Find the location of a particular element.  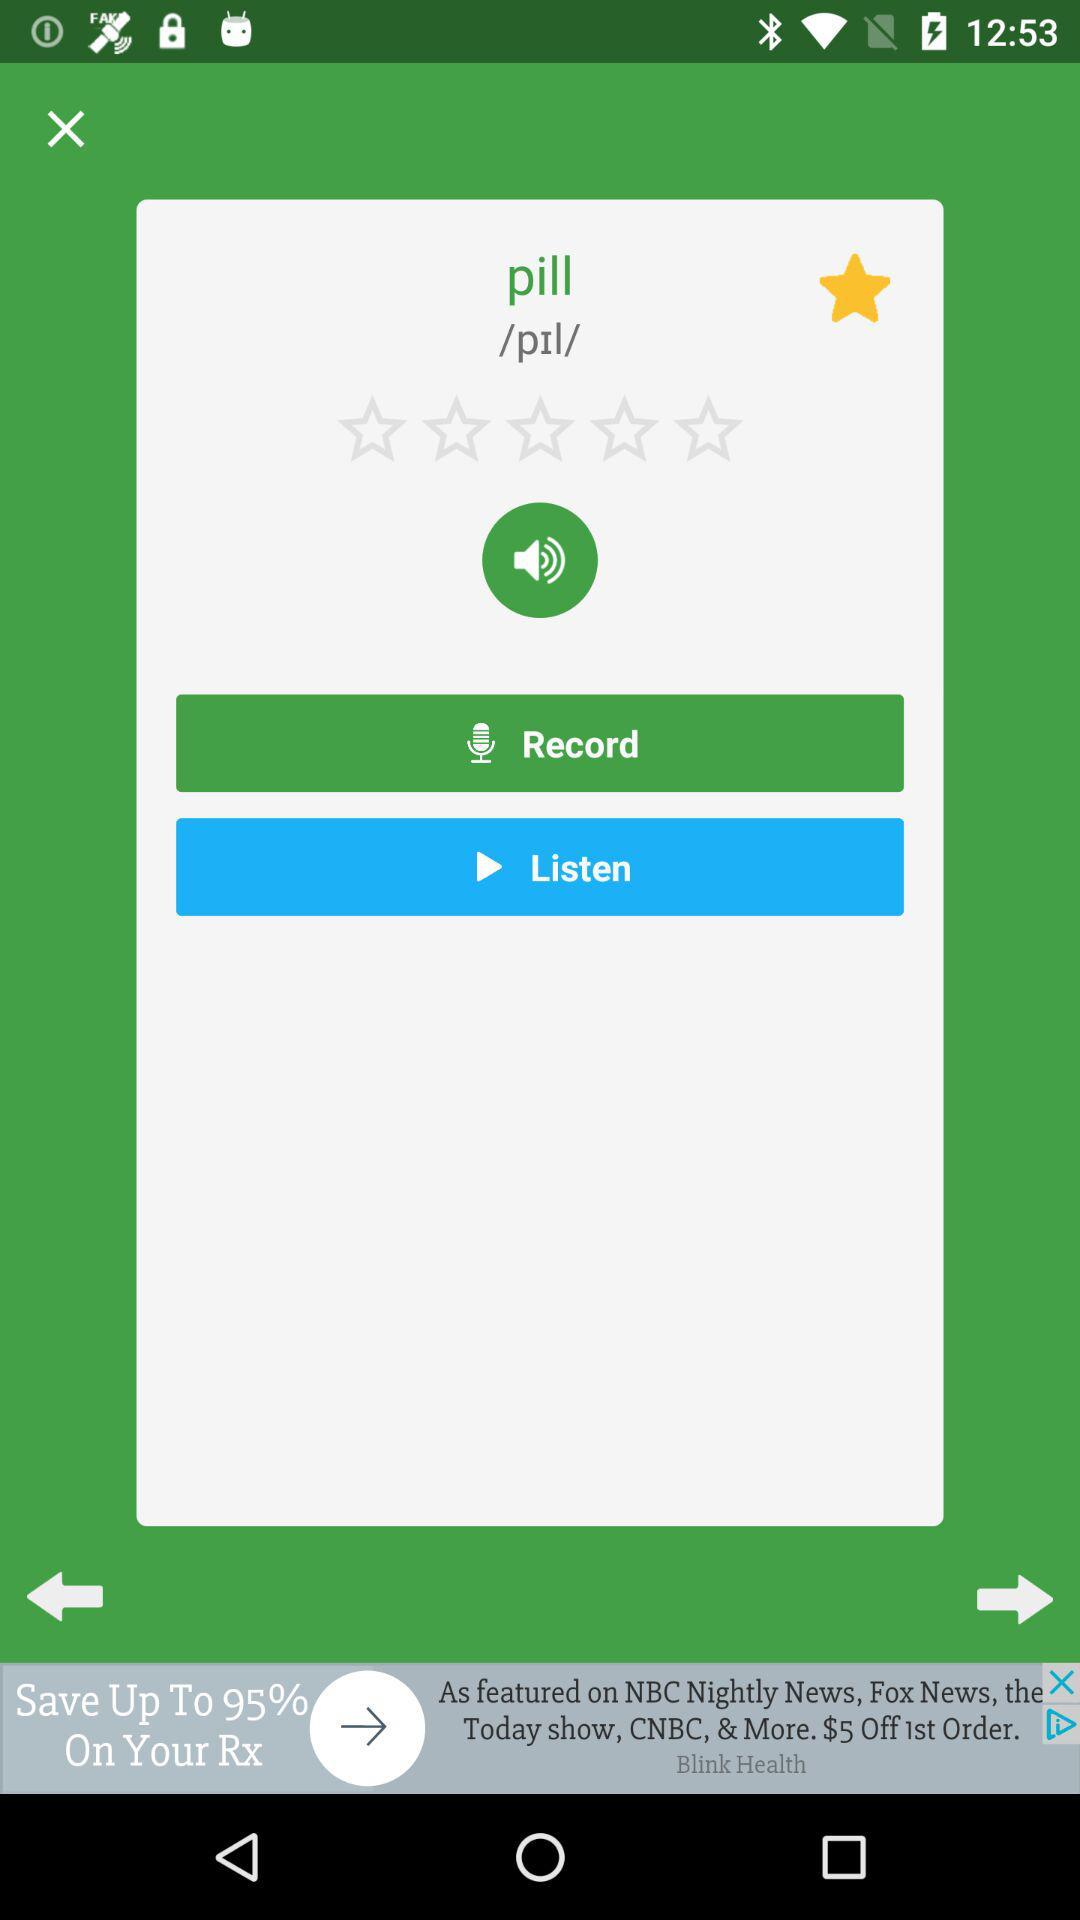

the arrow_backward icon is located at coordinates (80, 1579).